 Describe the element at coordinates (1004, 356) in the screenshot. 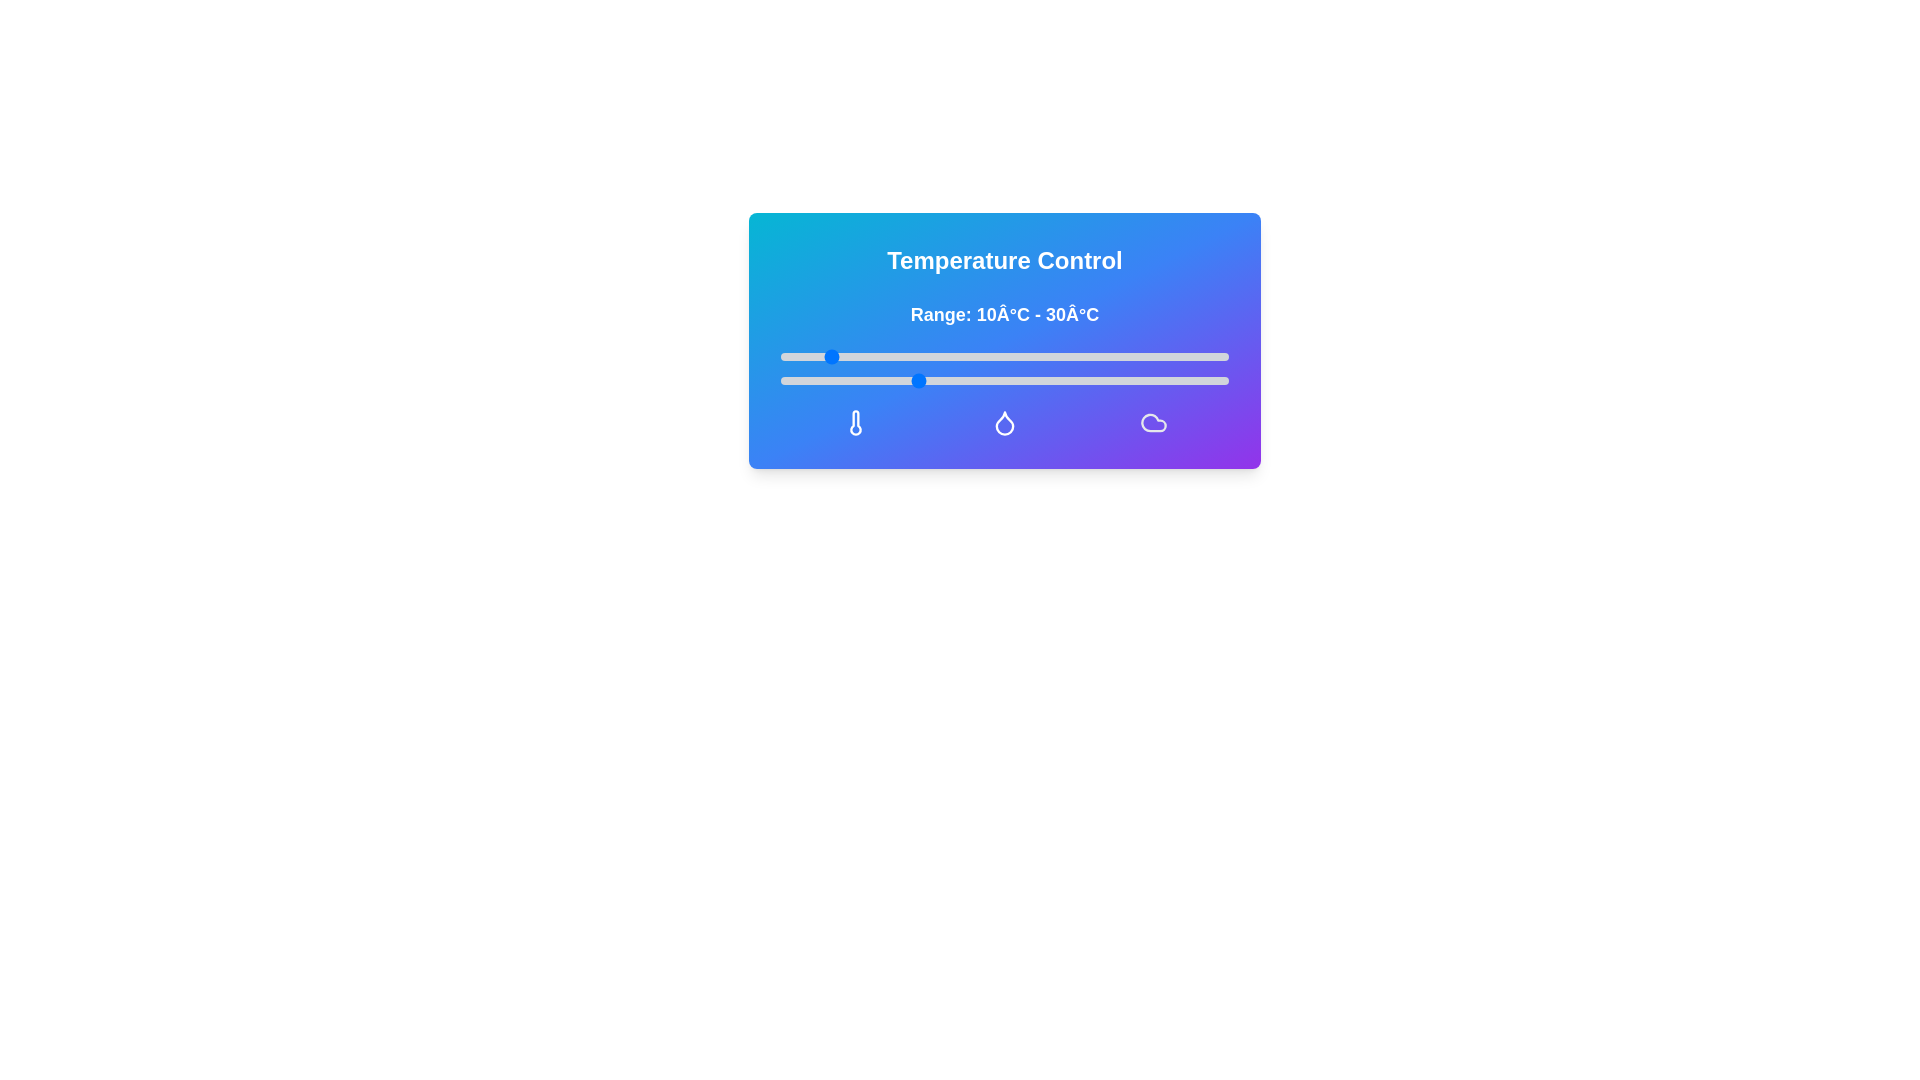

I see `the temperature` at that location.